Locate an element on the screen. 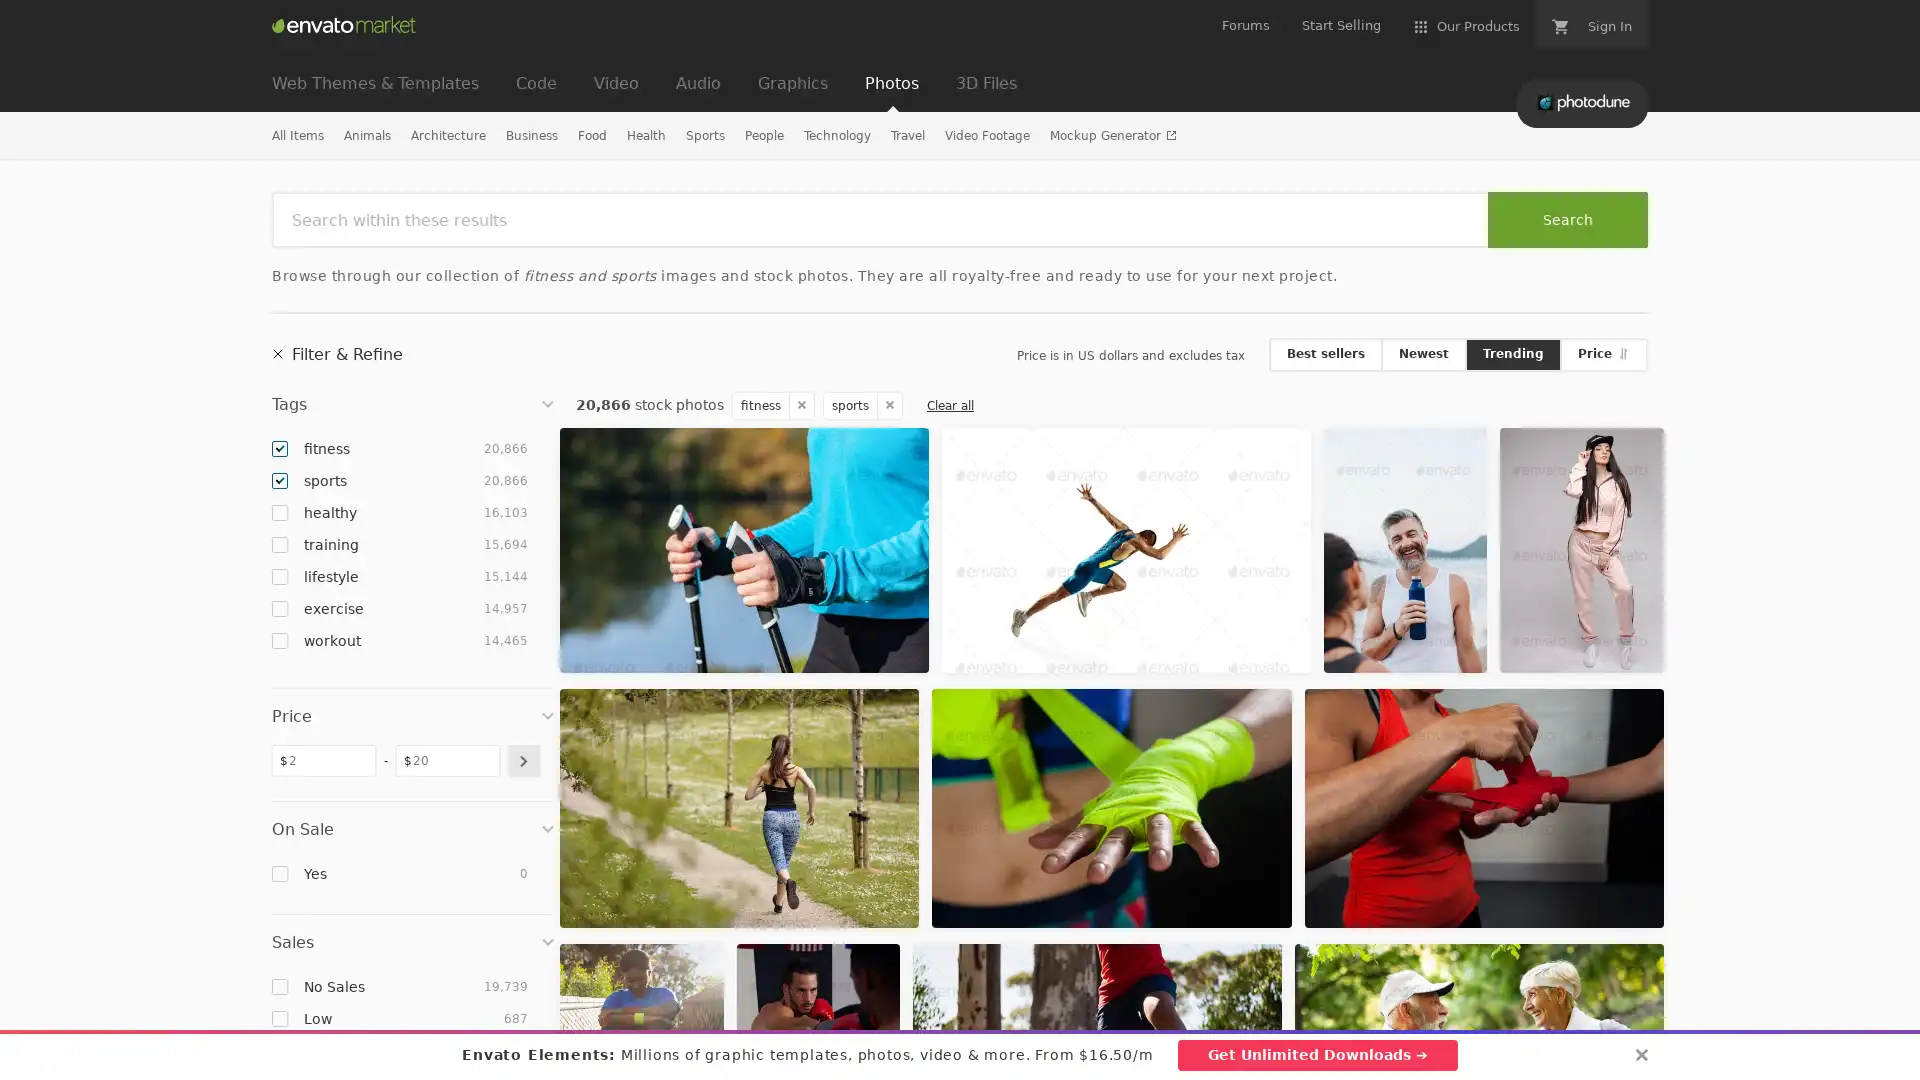 The width and height of the screenshot is (1920, 1080). Add to Favorites is located at coordinates (1283, 452).